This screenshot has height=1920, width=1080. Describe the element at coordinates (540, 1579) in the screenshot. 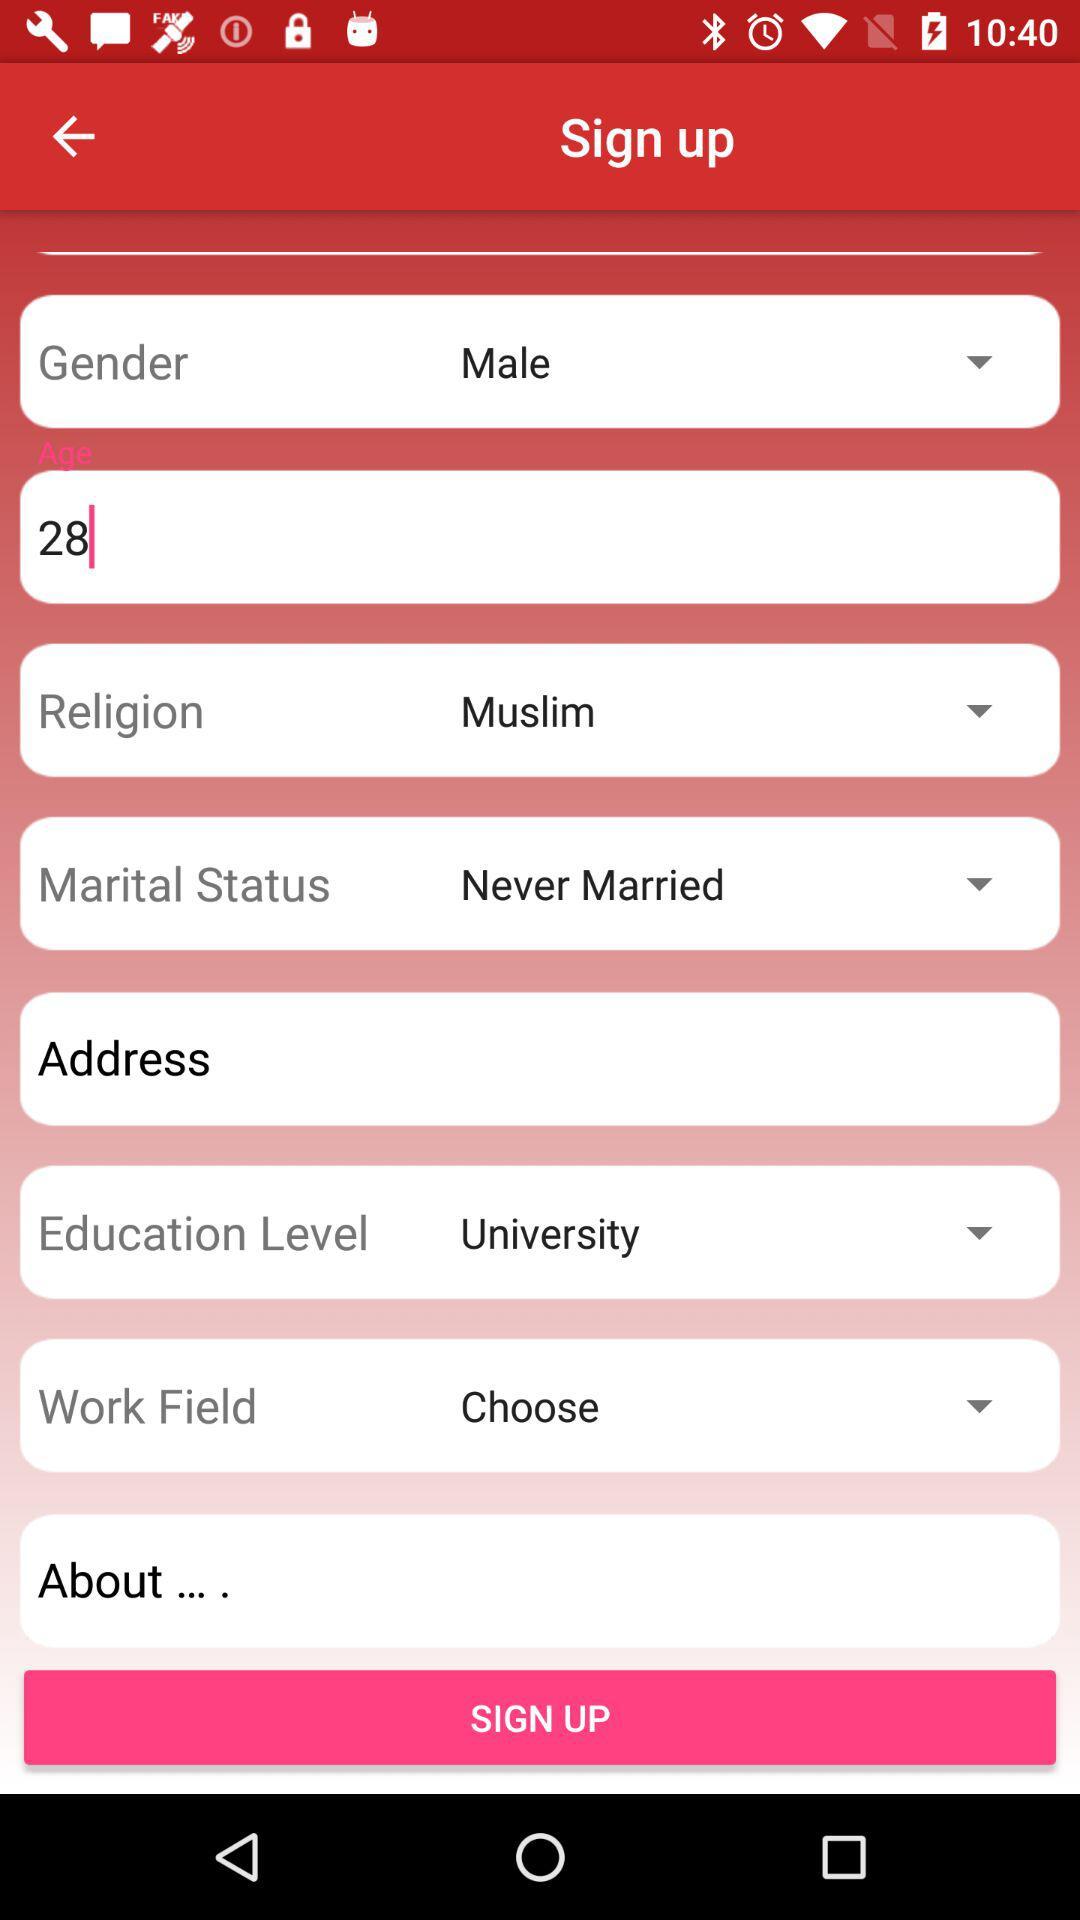

I see `about` at that location.